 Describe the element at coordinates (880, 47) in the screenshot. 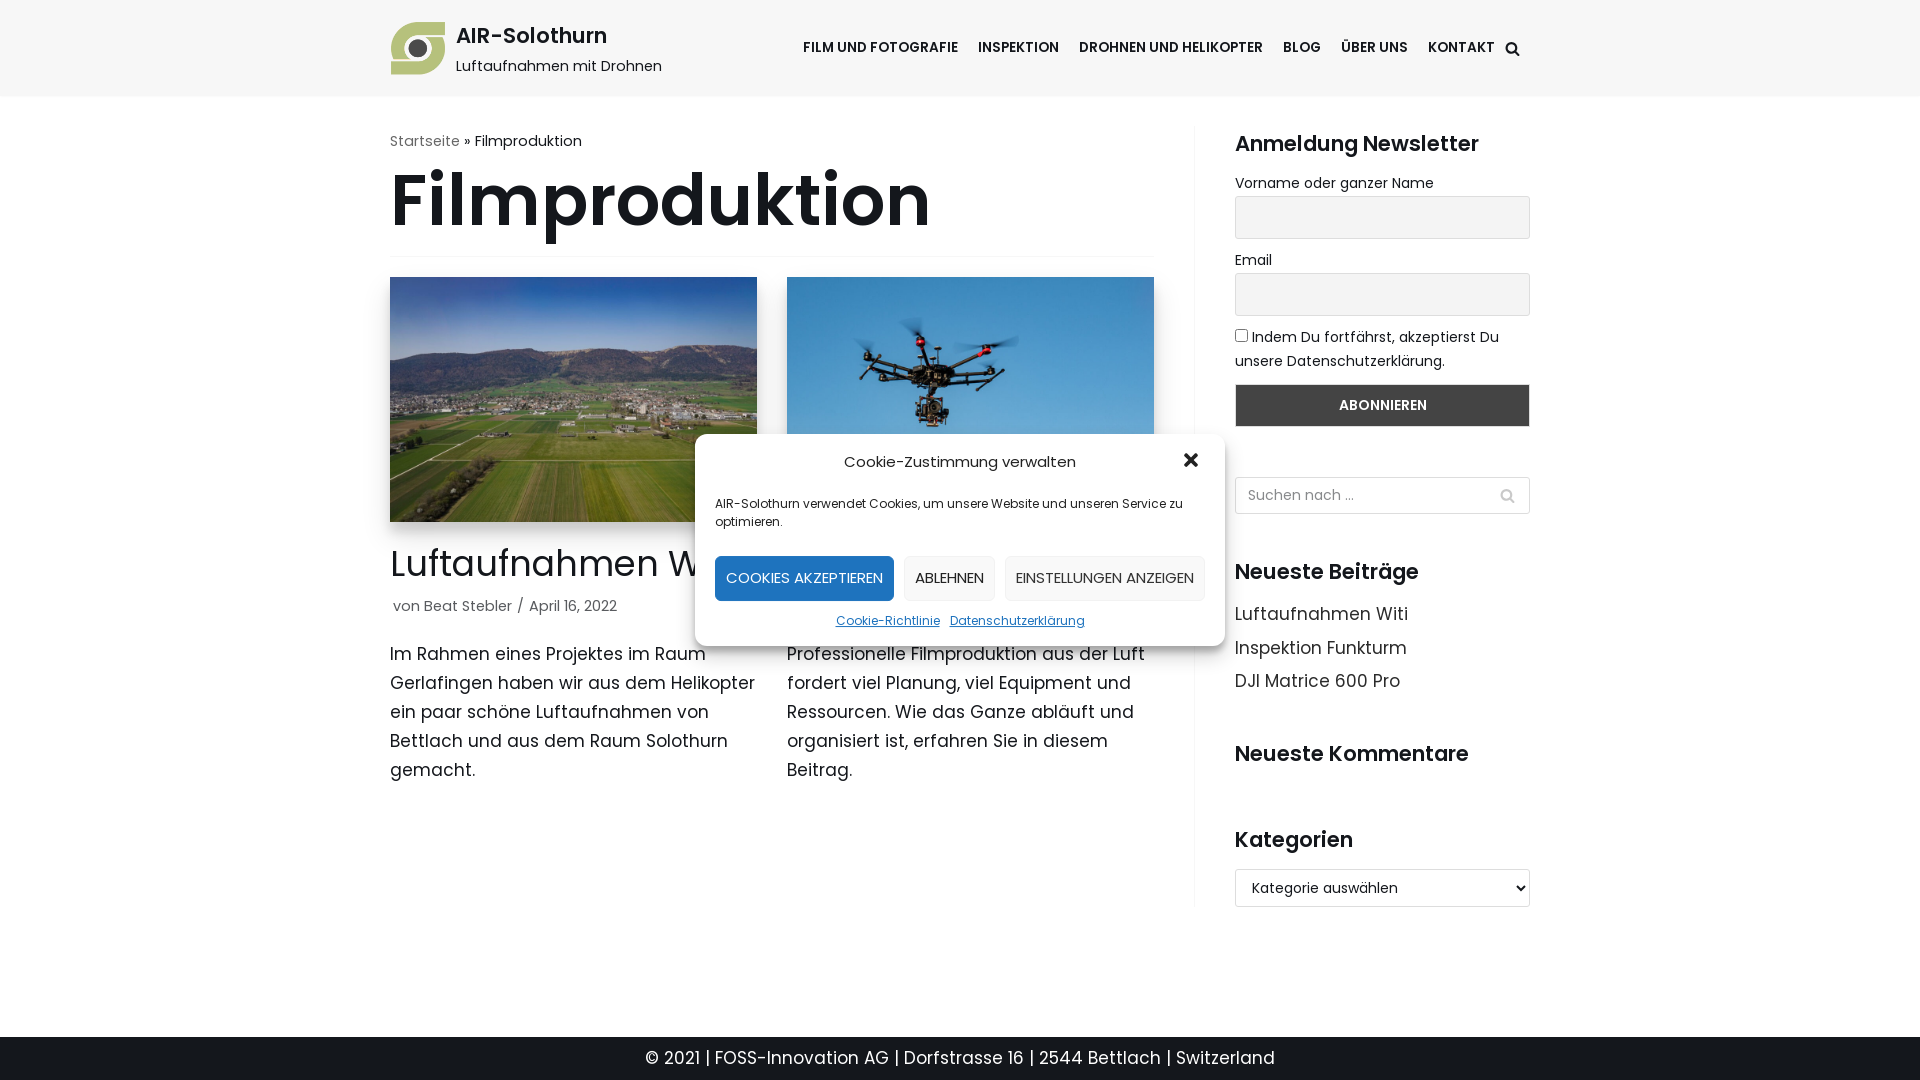

I see `'FILM UND FOTOGRAFIE'` at that location.